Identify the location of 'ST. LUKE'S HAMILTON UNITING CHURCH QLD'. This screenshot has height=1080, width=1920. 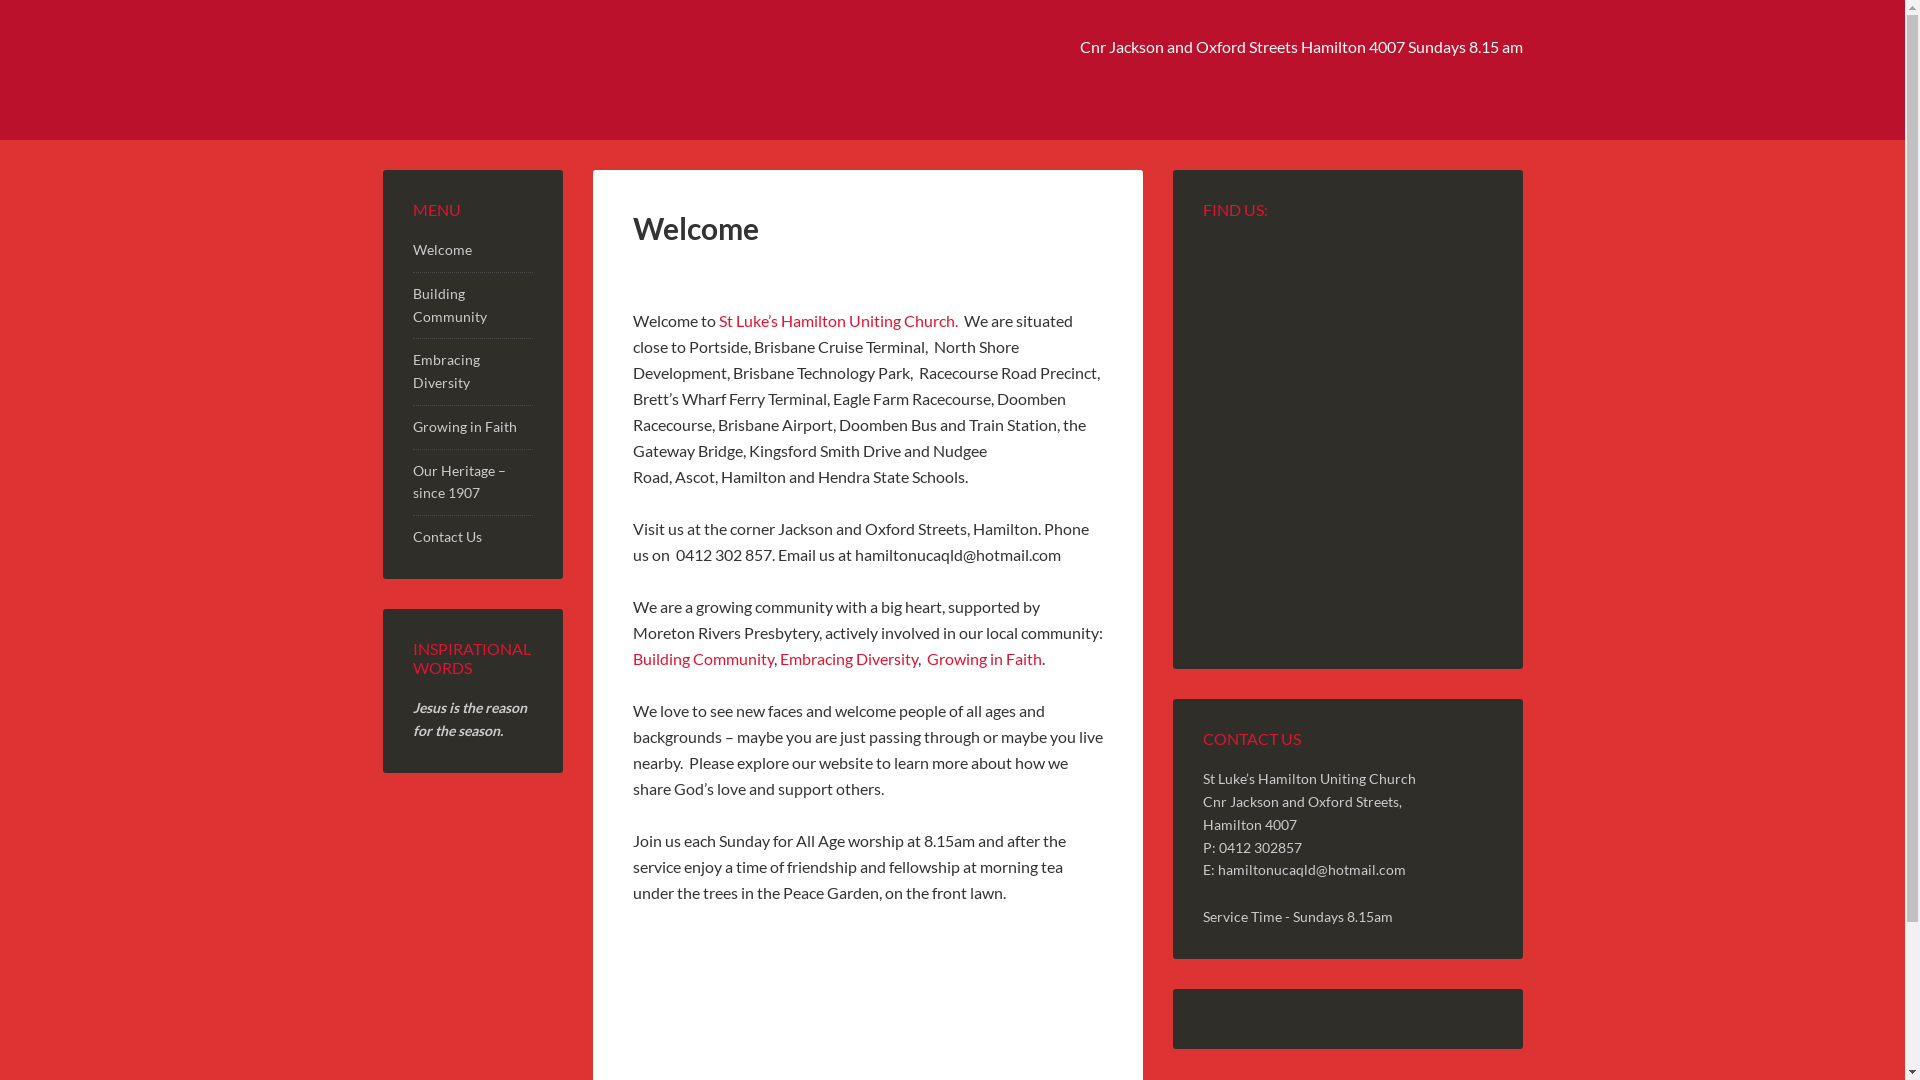
(552, 68).